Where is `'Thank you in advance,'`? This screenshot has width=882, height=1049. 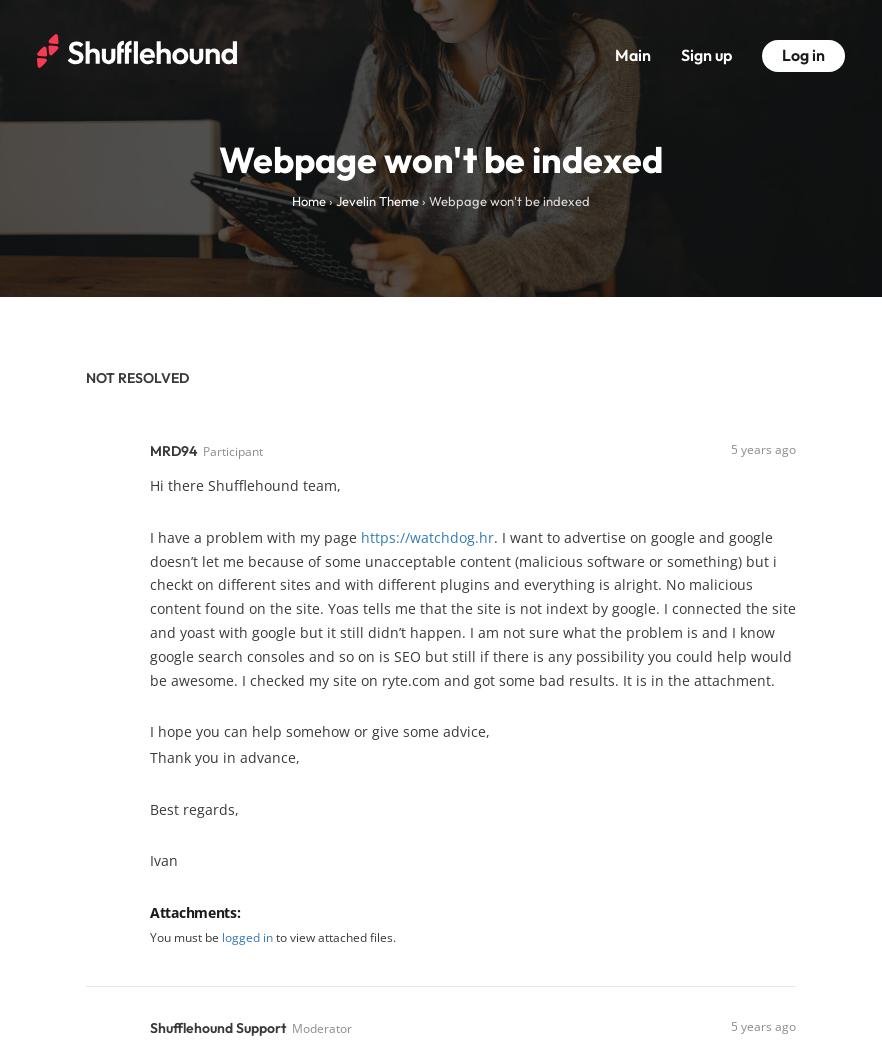
'Thank you in advance,' is located at coordinates (223, 756).